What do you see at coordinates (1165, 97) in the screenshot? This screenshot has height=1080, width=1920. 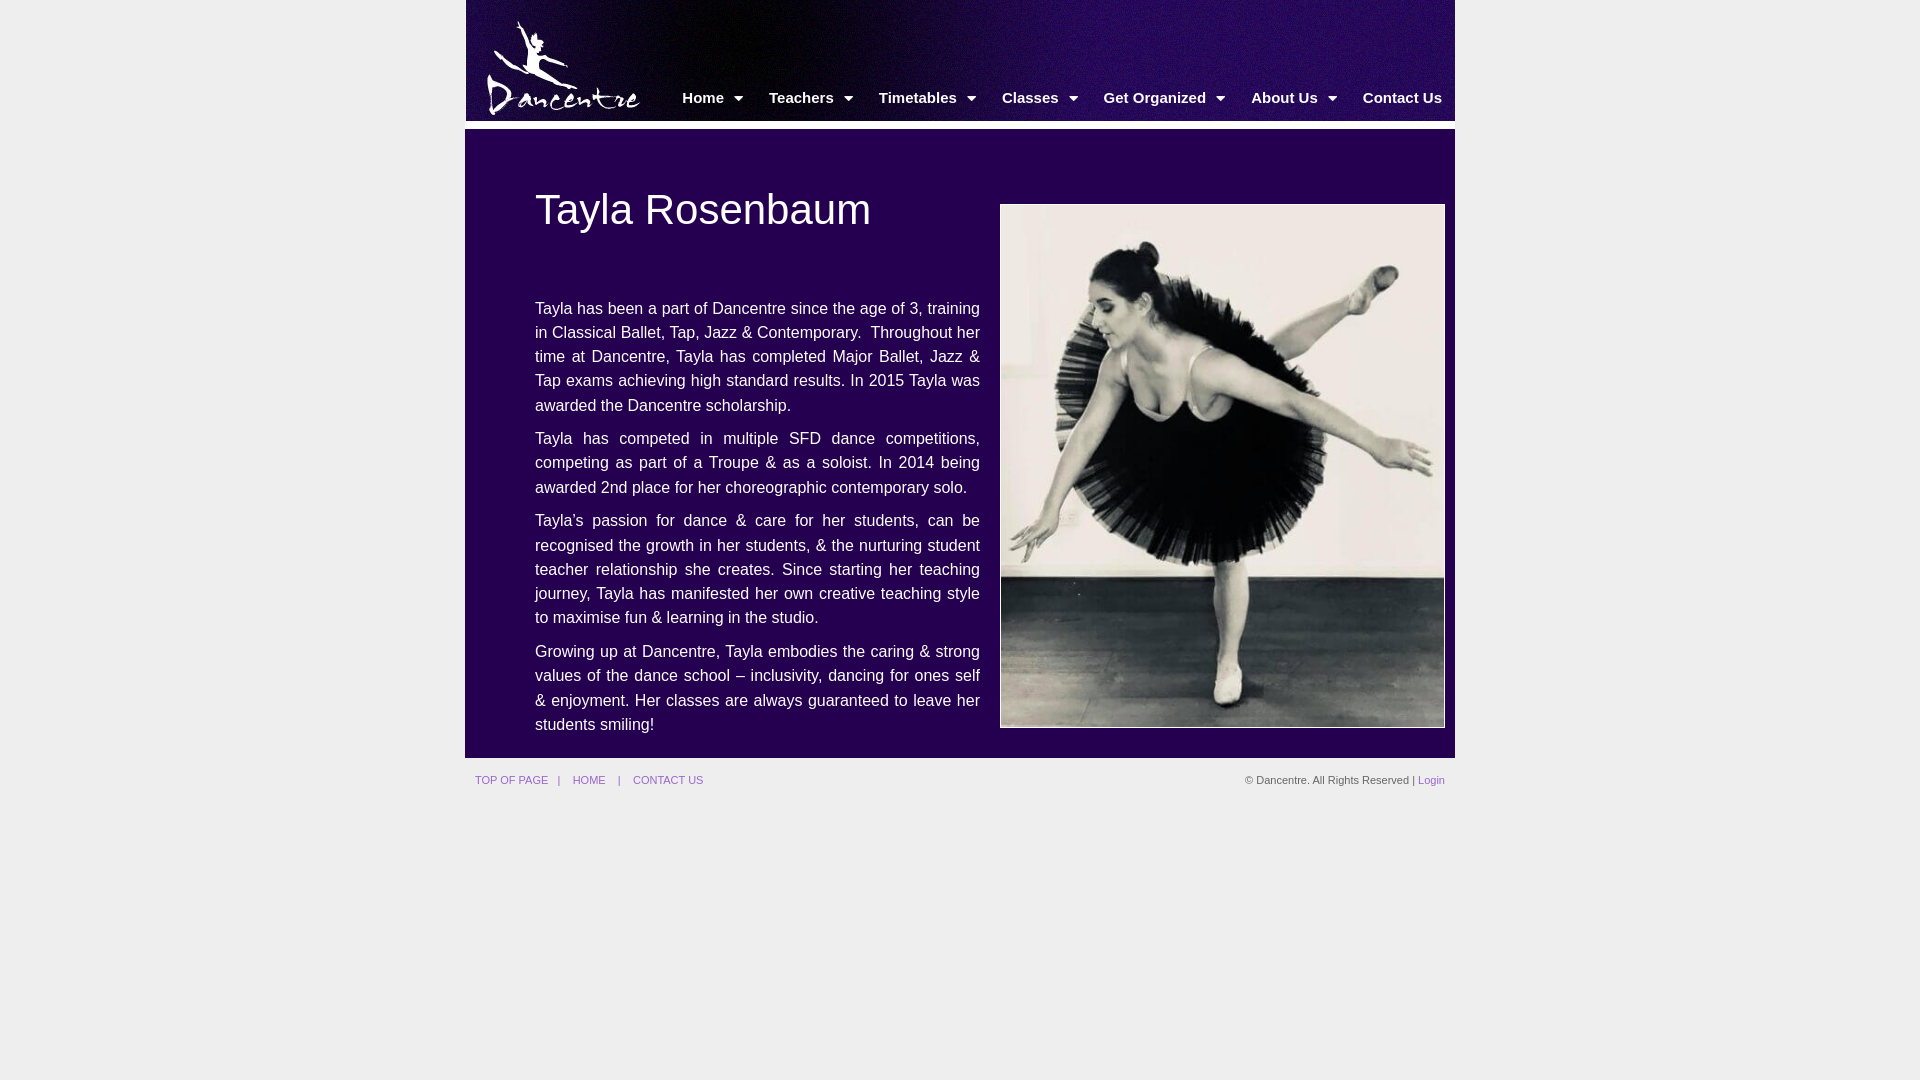 I see `'Get Organized'` at bounding box center [1165, 97].